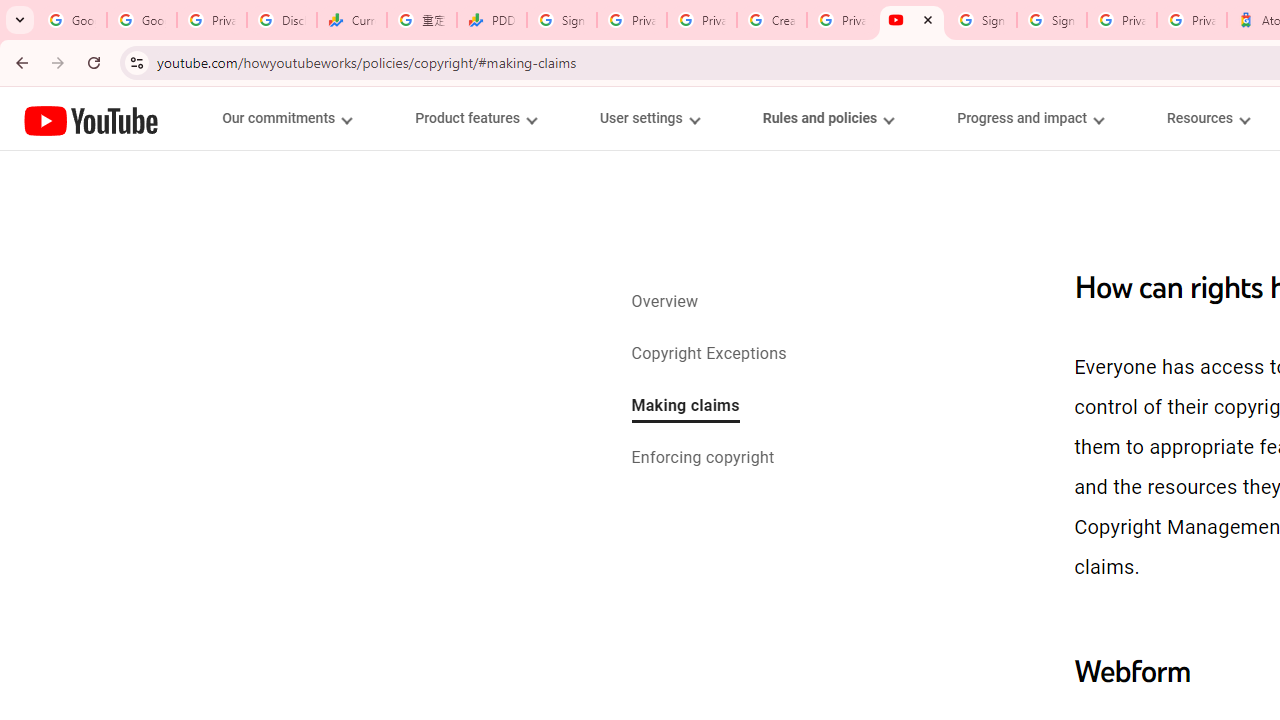  What do you see at coordinates (135, 61) in the screenshot?
I see `'View site information'` at bounding box center [135, 61].